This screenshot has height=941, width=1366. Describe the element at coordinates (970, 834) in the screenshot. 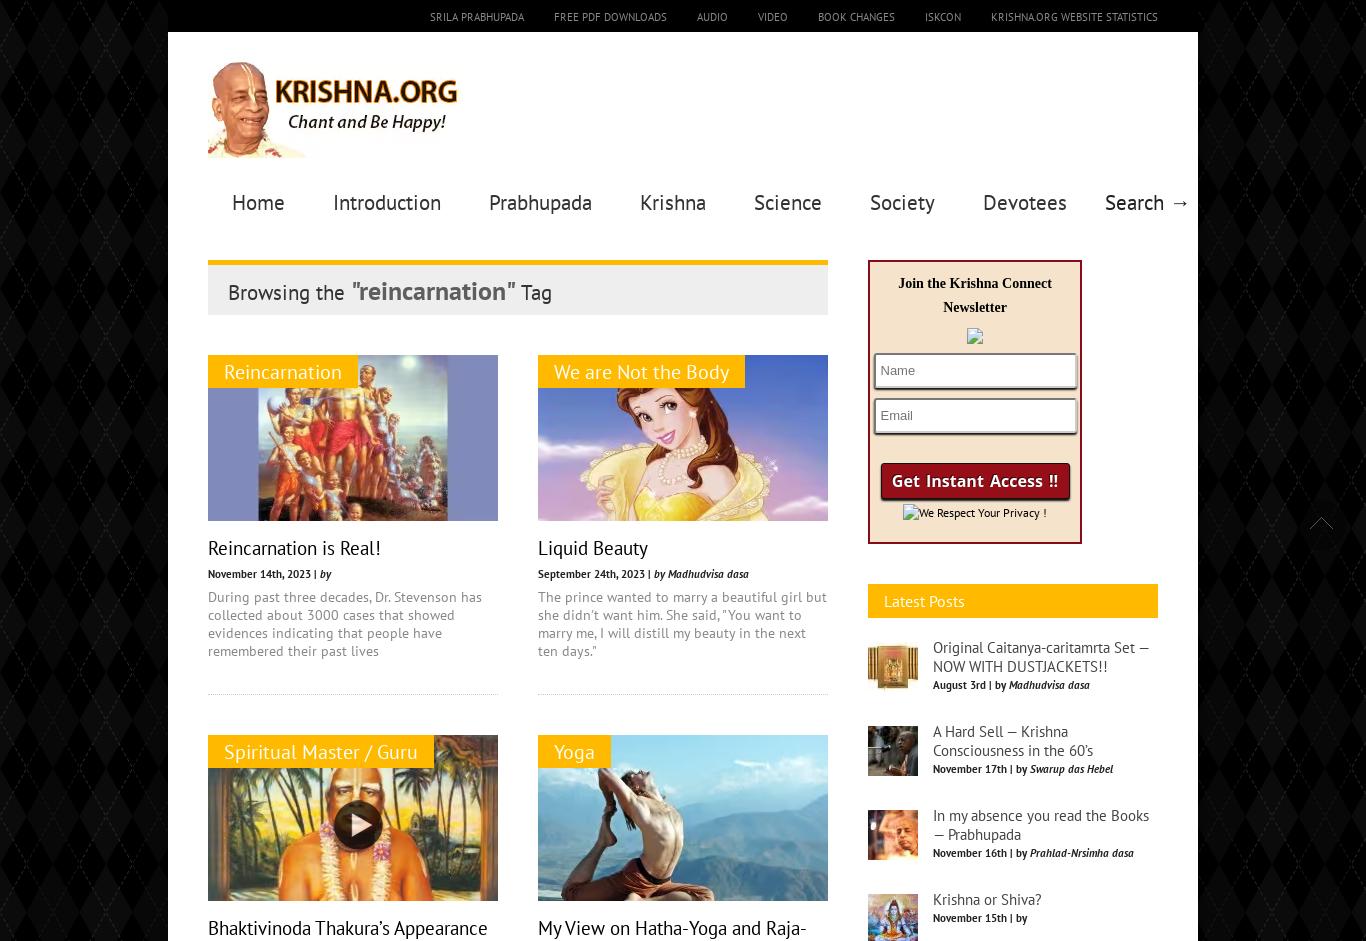

I see `'August 3rd | by'` at that location.